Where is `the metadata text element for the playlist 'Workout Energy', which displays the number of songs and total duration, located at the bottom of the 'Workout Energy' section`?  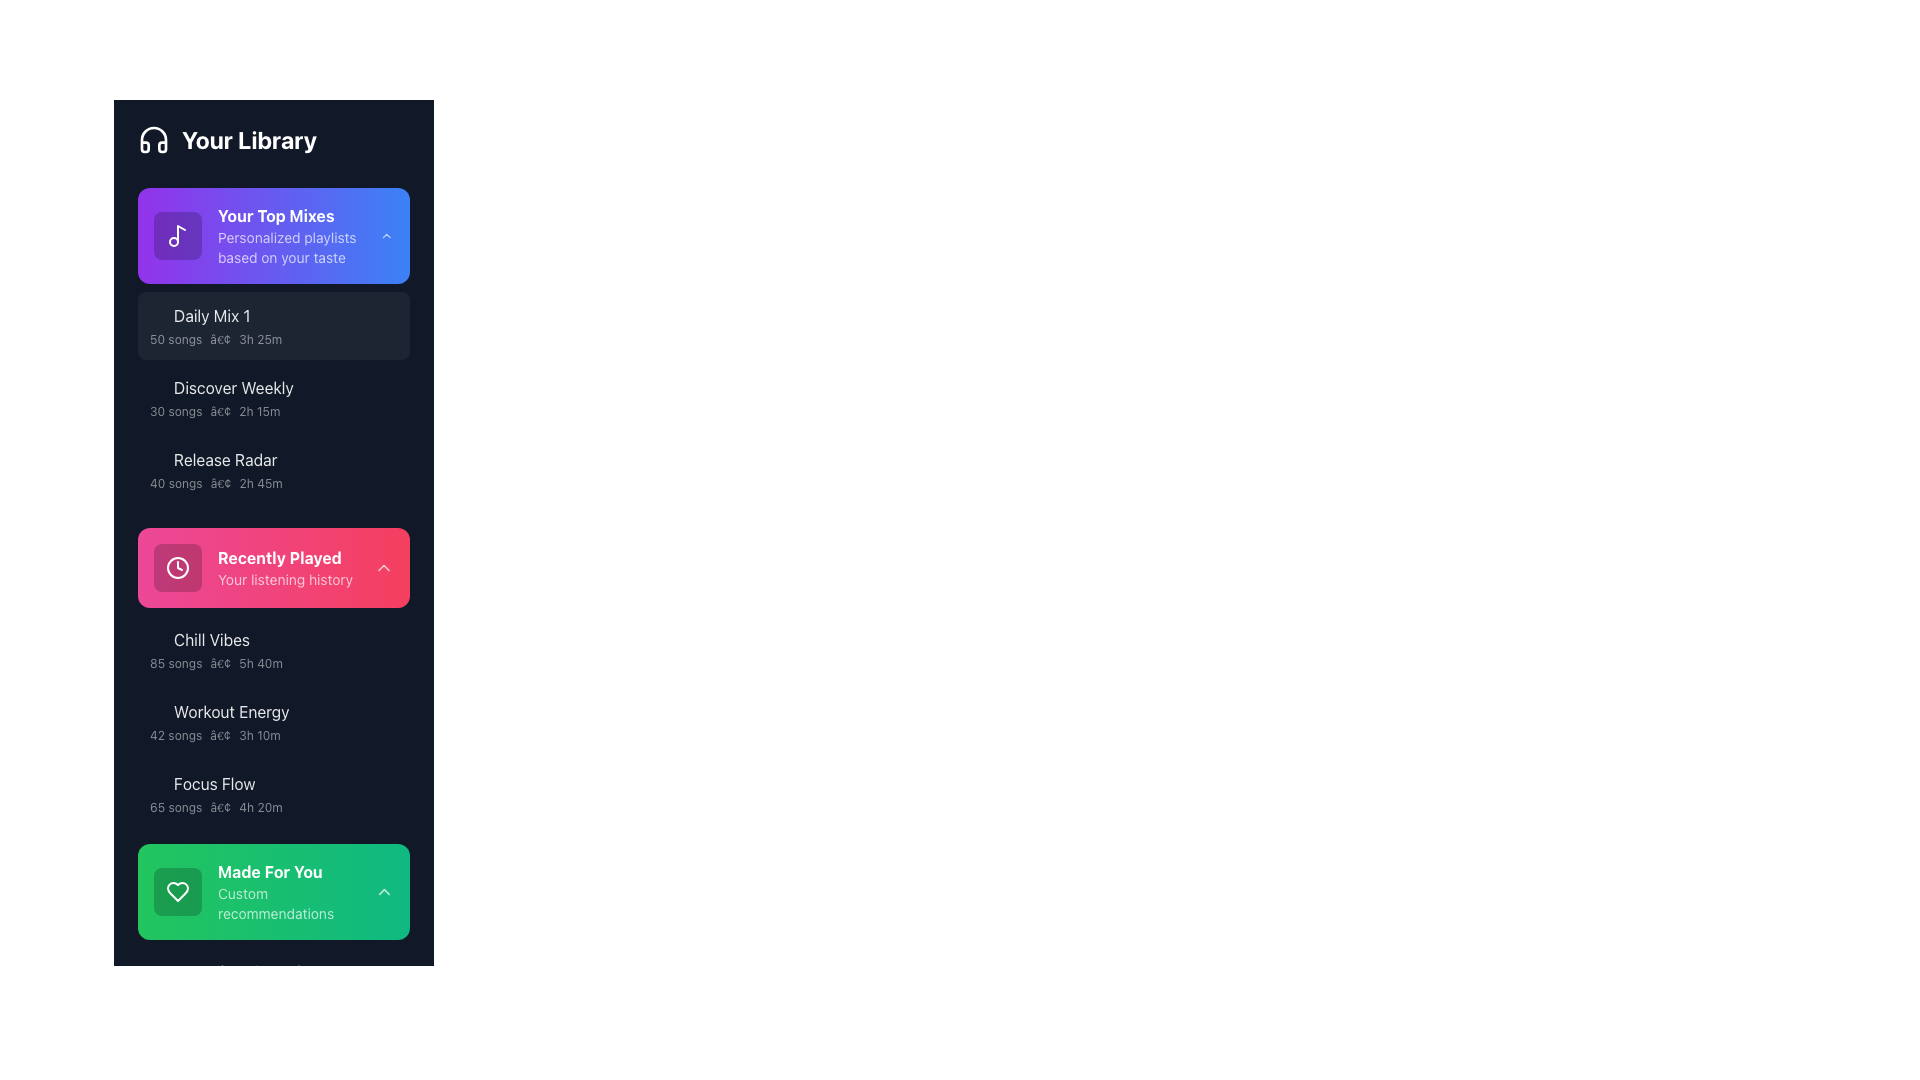
the metadata text element for the playlist 'Workout Energy', which displays the number of songs and total duration, located at the bottom of the 'Workout Energy' section is located at coordinates (263, 736).